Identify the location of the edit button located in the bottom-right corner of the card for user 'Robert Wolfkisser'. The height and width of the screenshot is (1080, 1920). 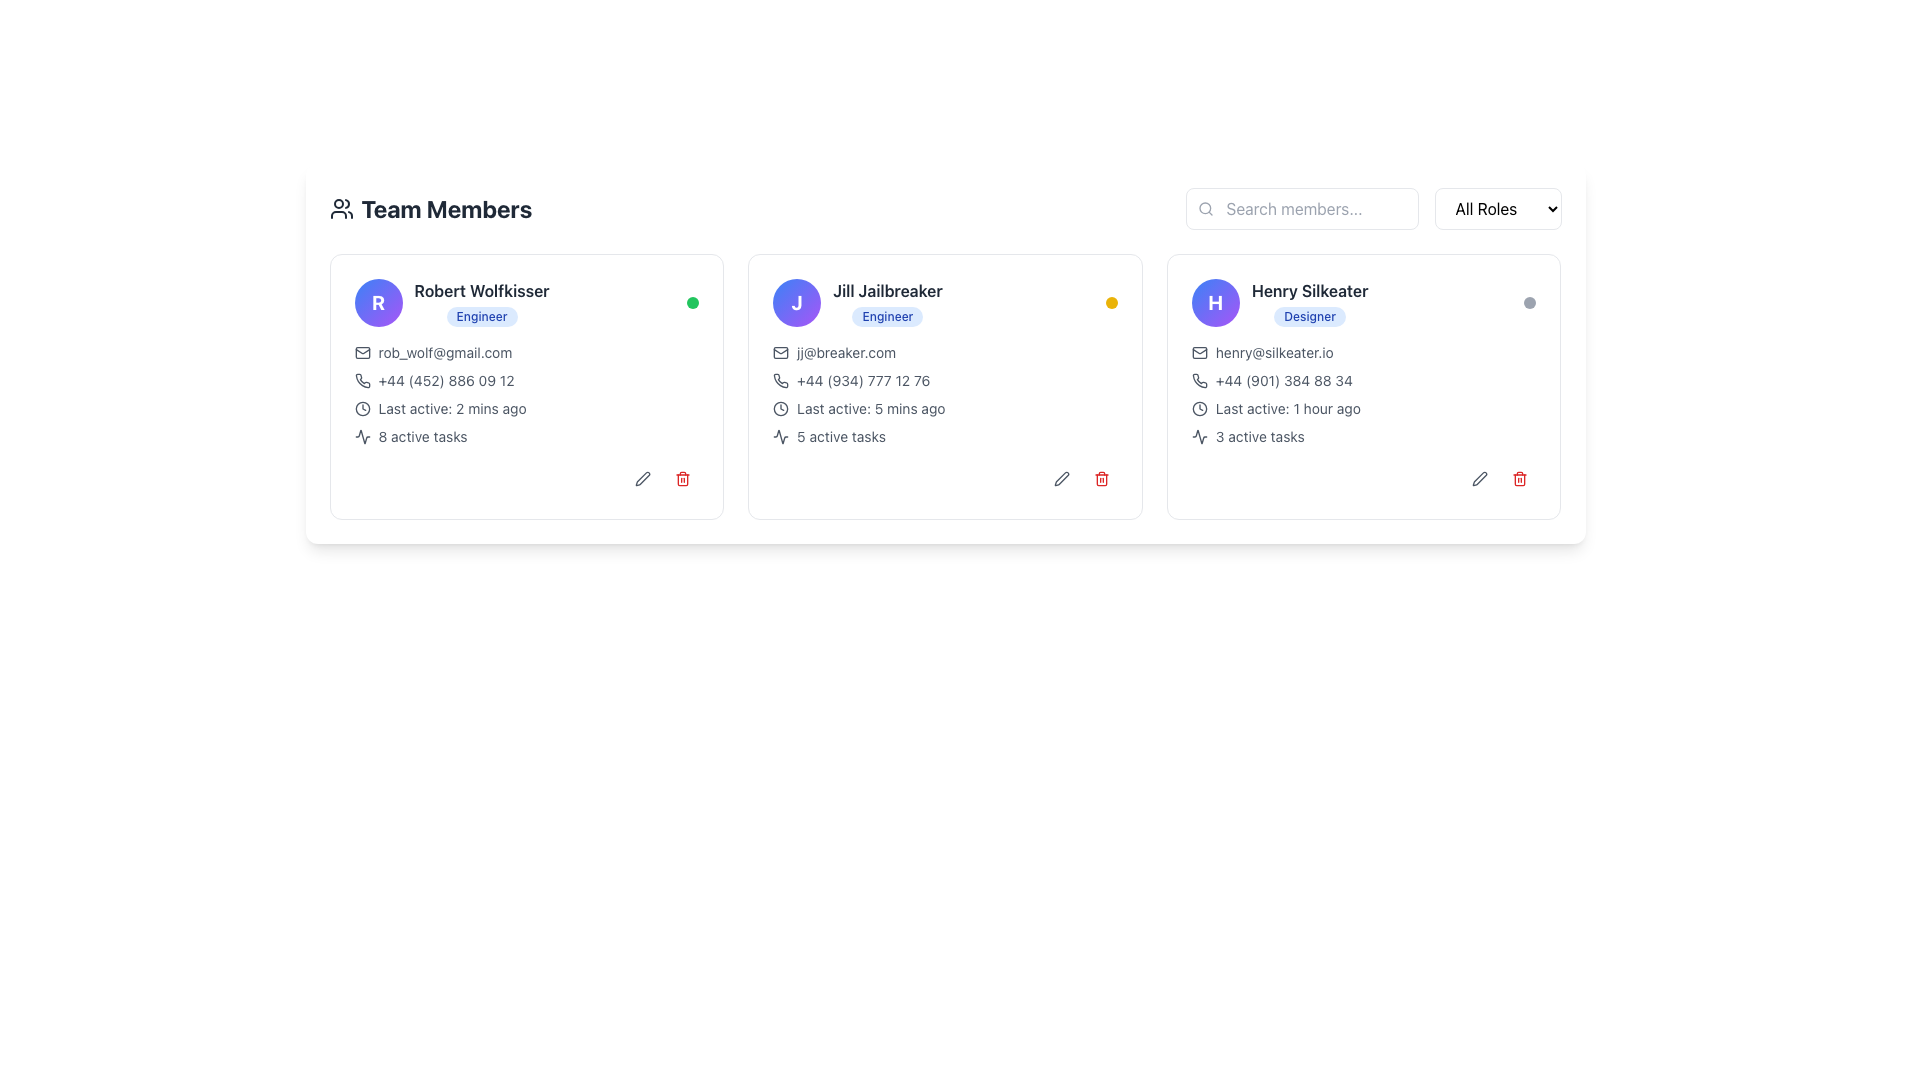
(643, 478).